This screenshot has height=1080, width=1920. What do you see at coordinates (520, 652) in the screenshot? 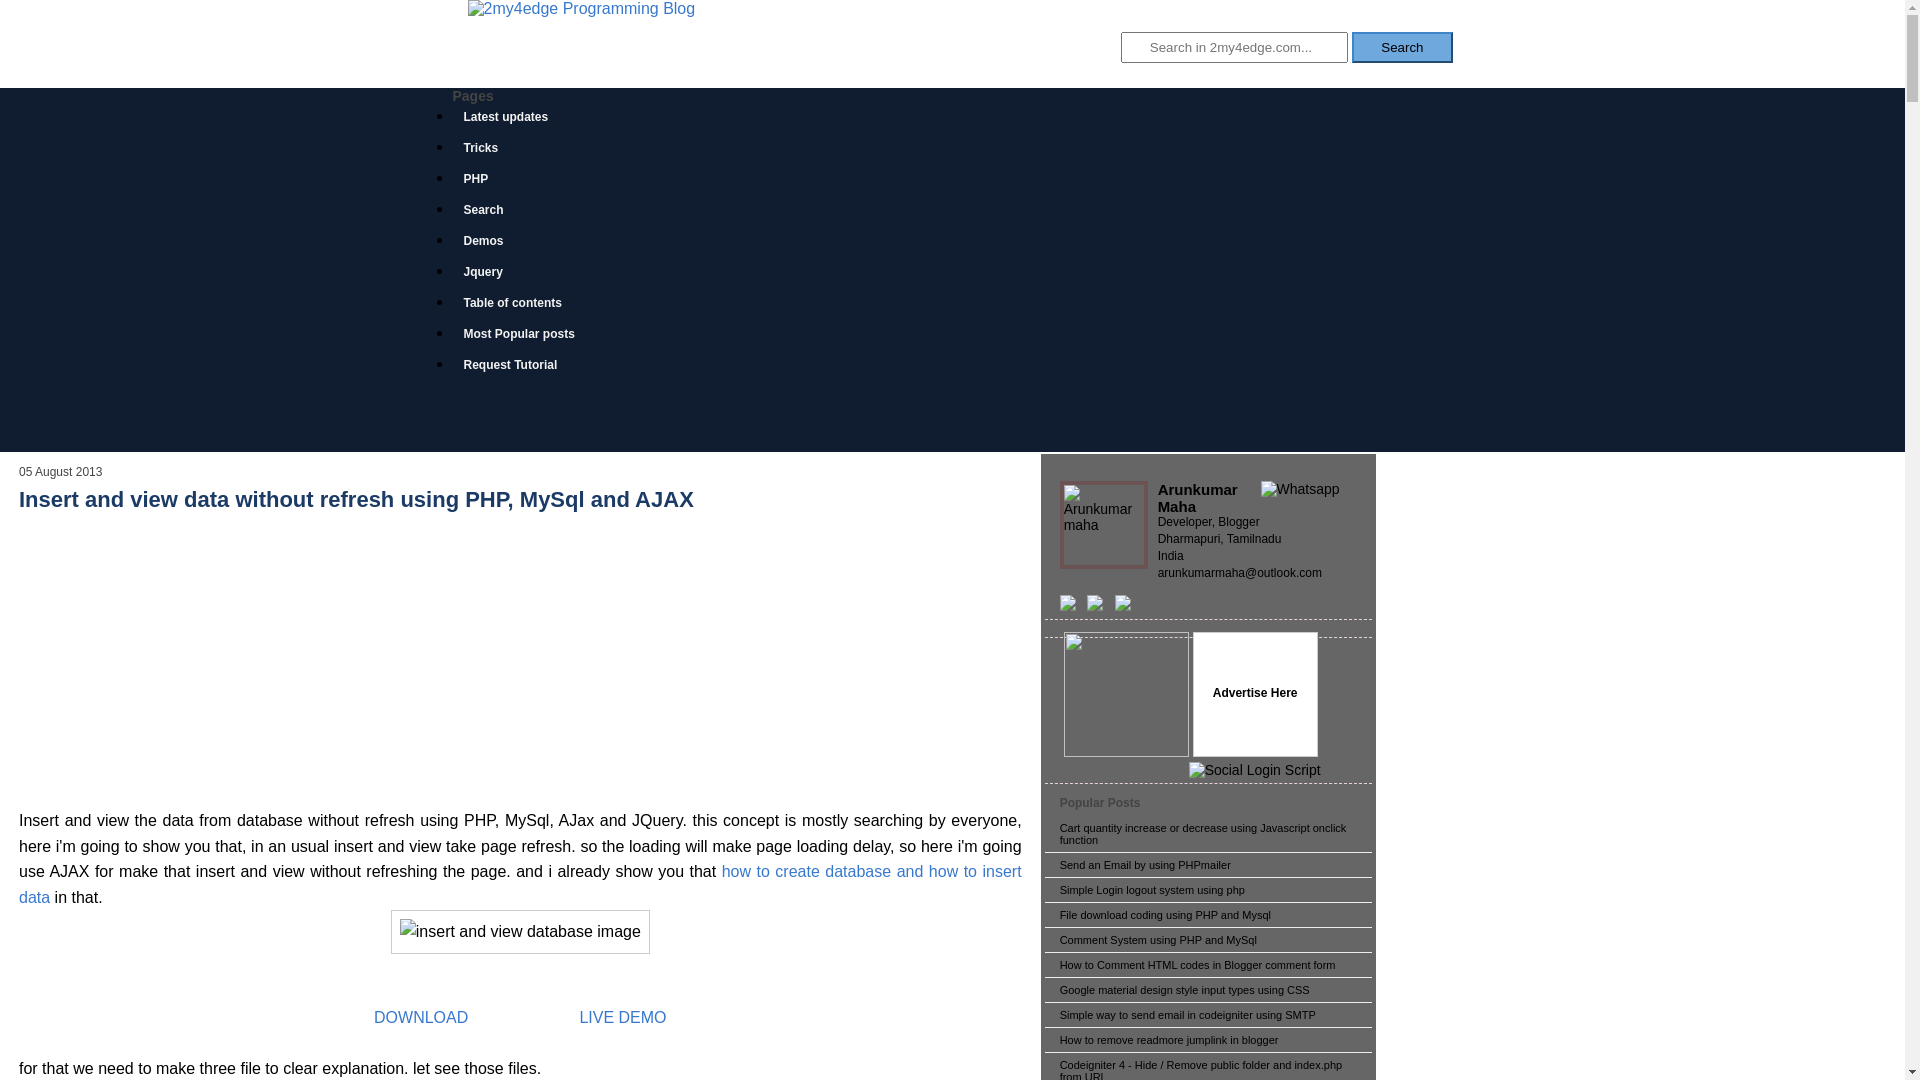
I see `'Advertisement'` at bounding box center [520, 652].